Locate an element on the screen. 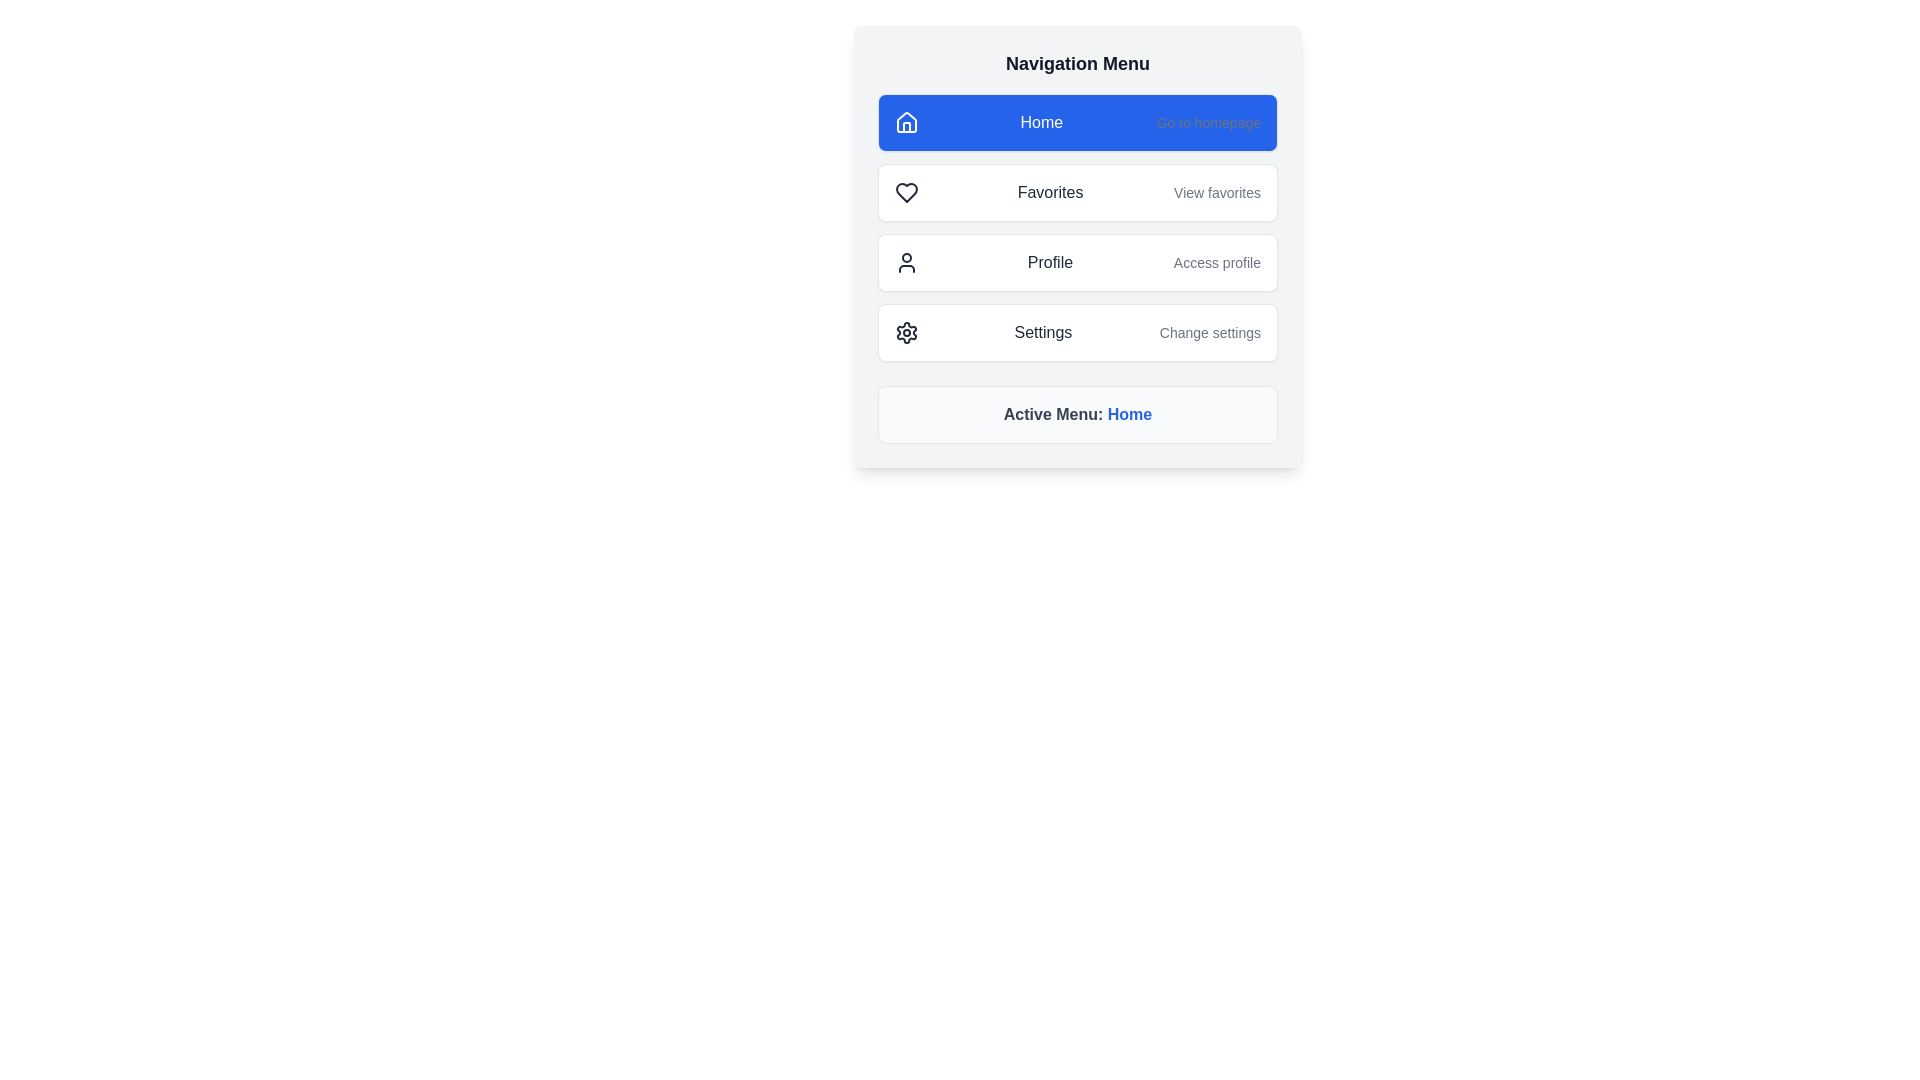 Image resolution: width=1920 pixels, height=1080 pixels. the 'Profile' text label located in the third section of the vertical menu layout to associate it with nearby elements for navigation context is located at coordinates (1049, 261).